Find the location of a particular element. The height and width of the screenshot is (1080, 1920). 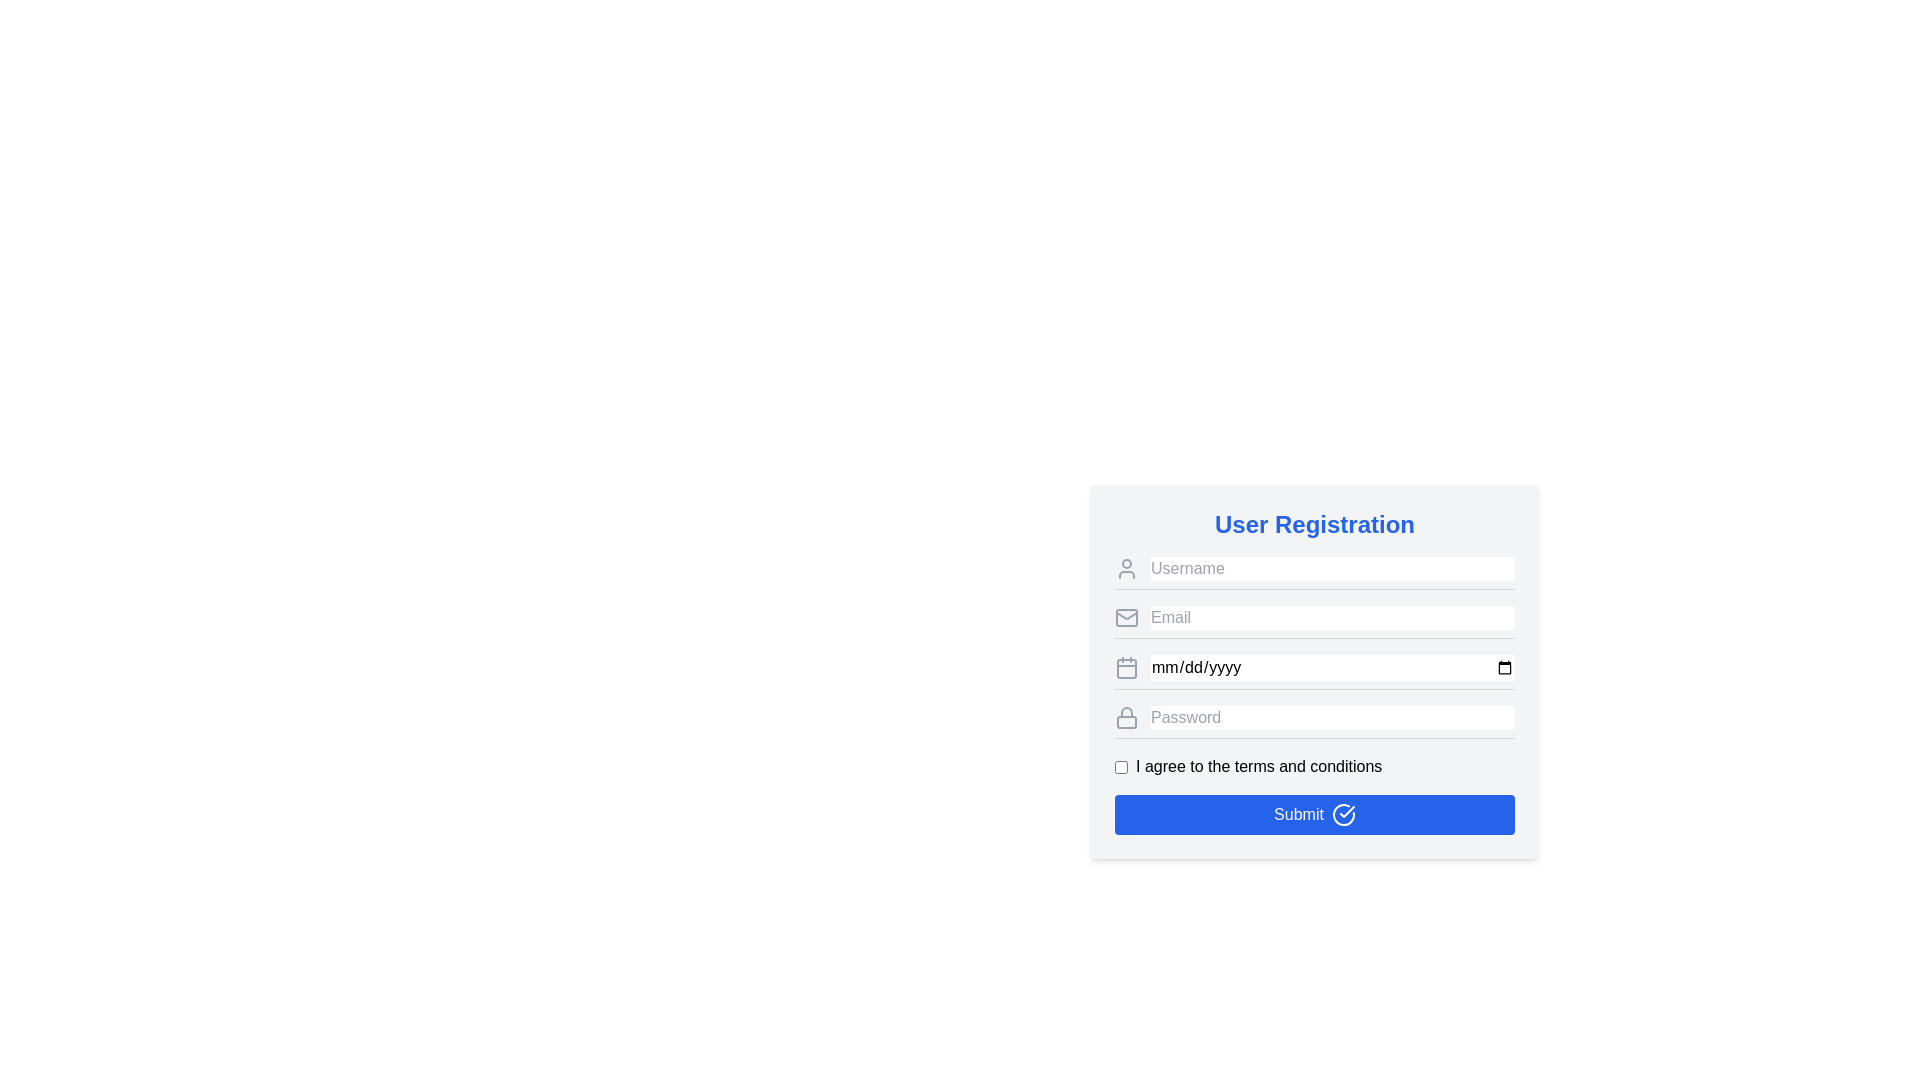

the Date Input Field in the user registration form is located at coordinates (1315, 672).